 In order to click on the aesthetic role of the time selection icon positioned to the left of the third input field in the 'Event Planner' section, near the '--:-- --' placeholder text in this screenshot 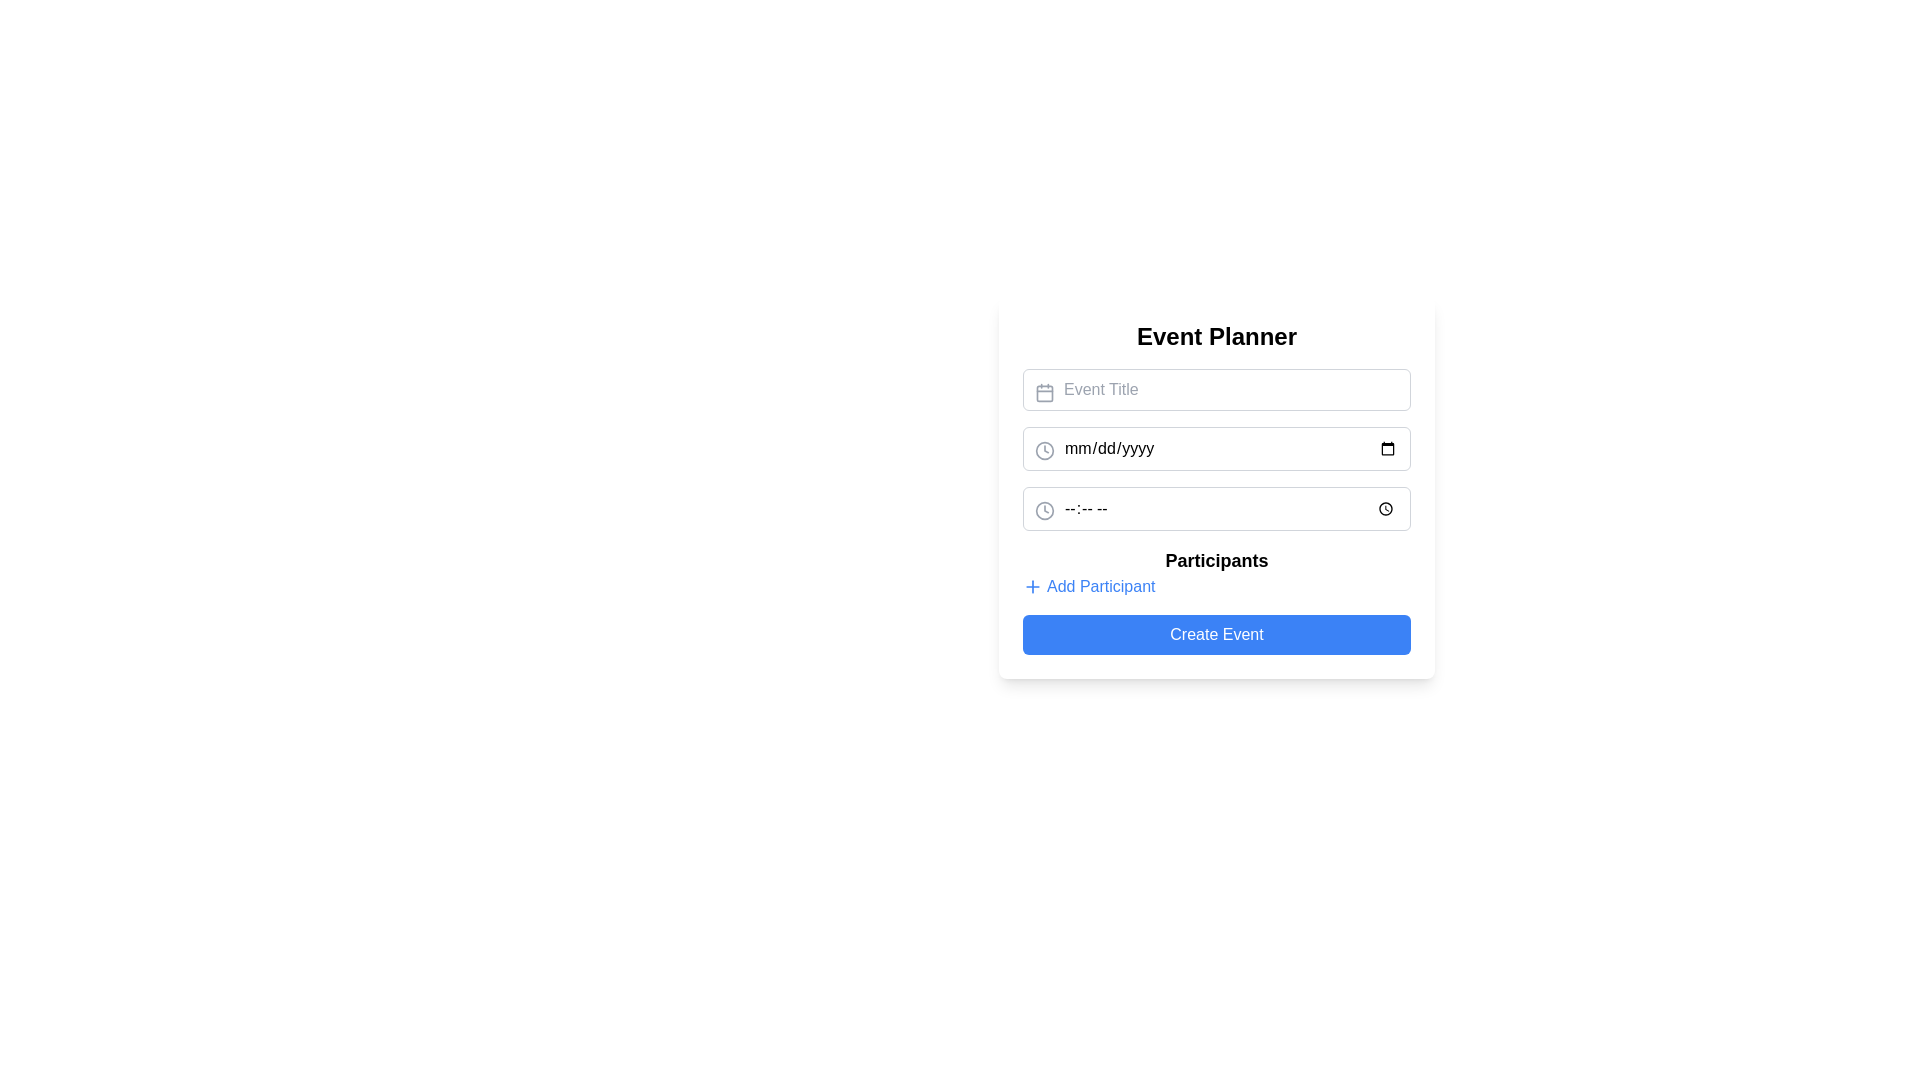, I will do `click(1044, 509)`.